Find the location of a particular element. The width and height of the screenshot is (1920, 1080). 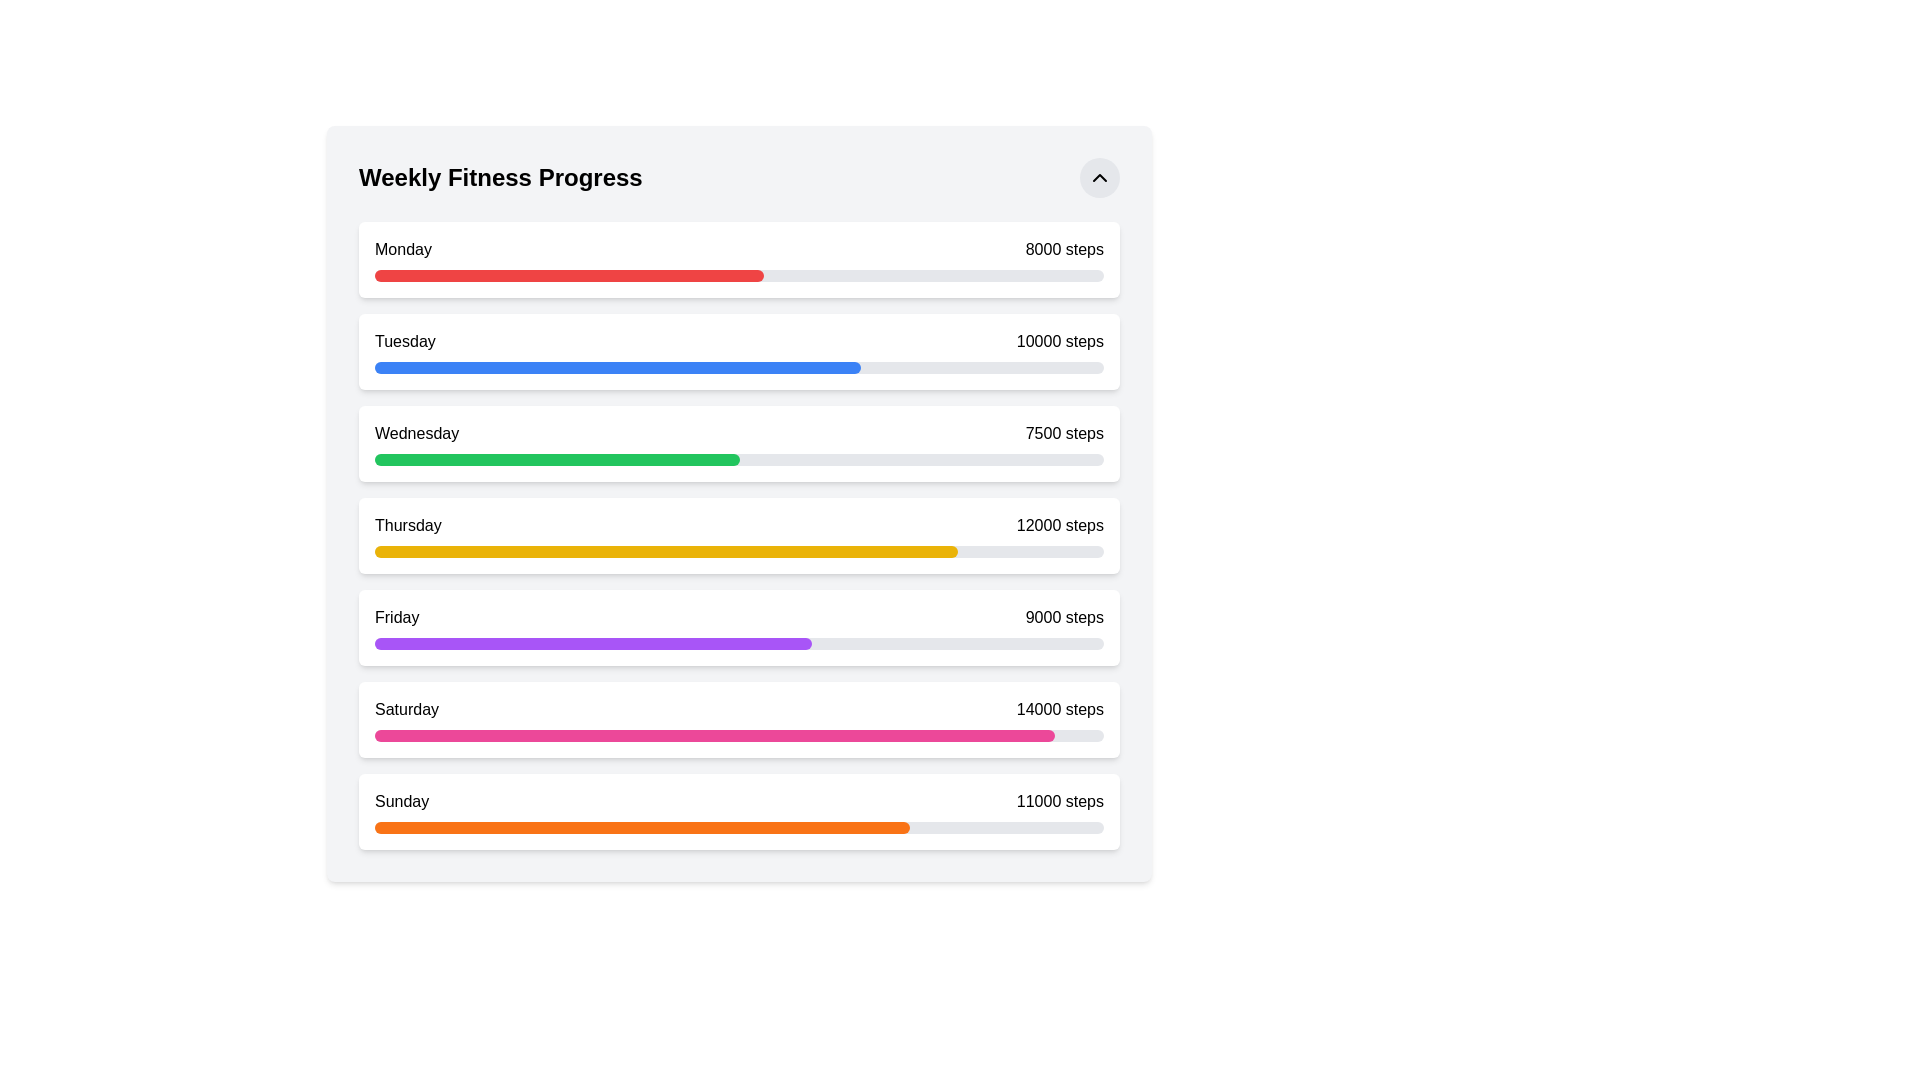

the label displaying the text 'Tuesday', which is left-aligned in a list or table layout and represents a day of the week is located at coordinates (404, 341).